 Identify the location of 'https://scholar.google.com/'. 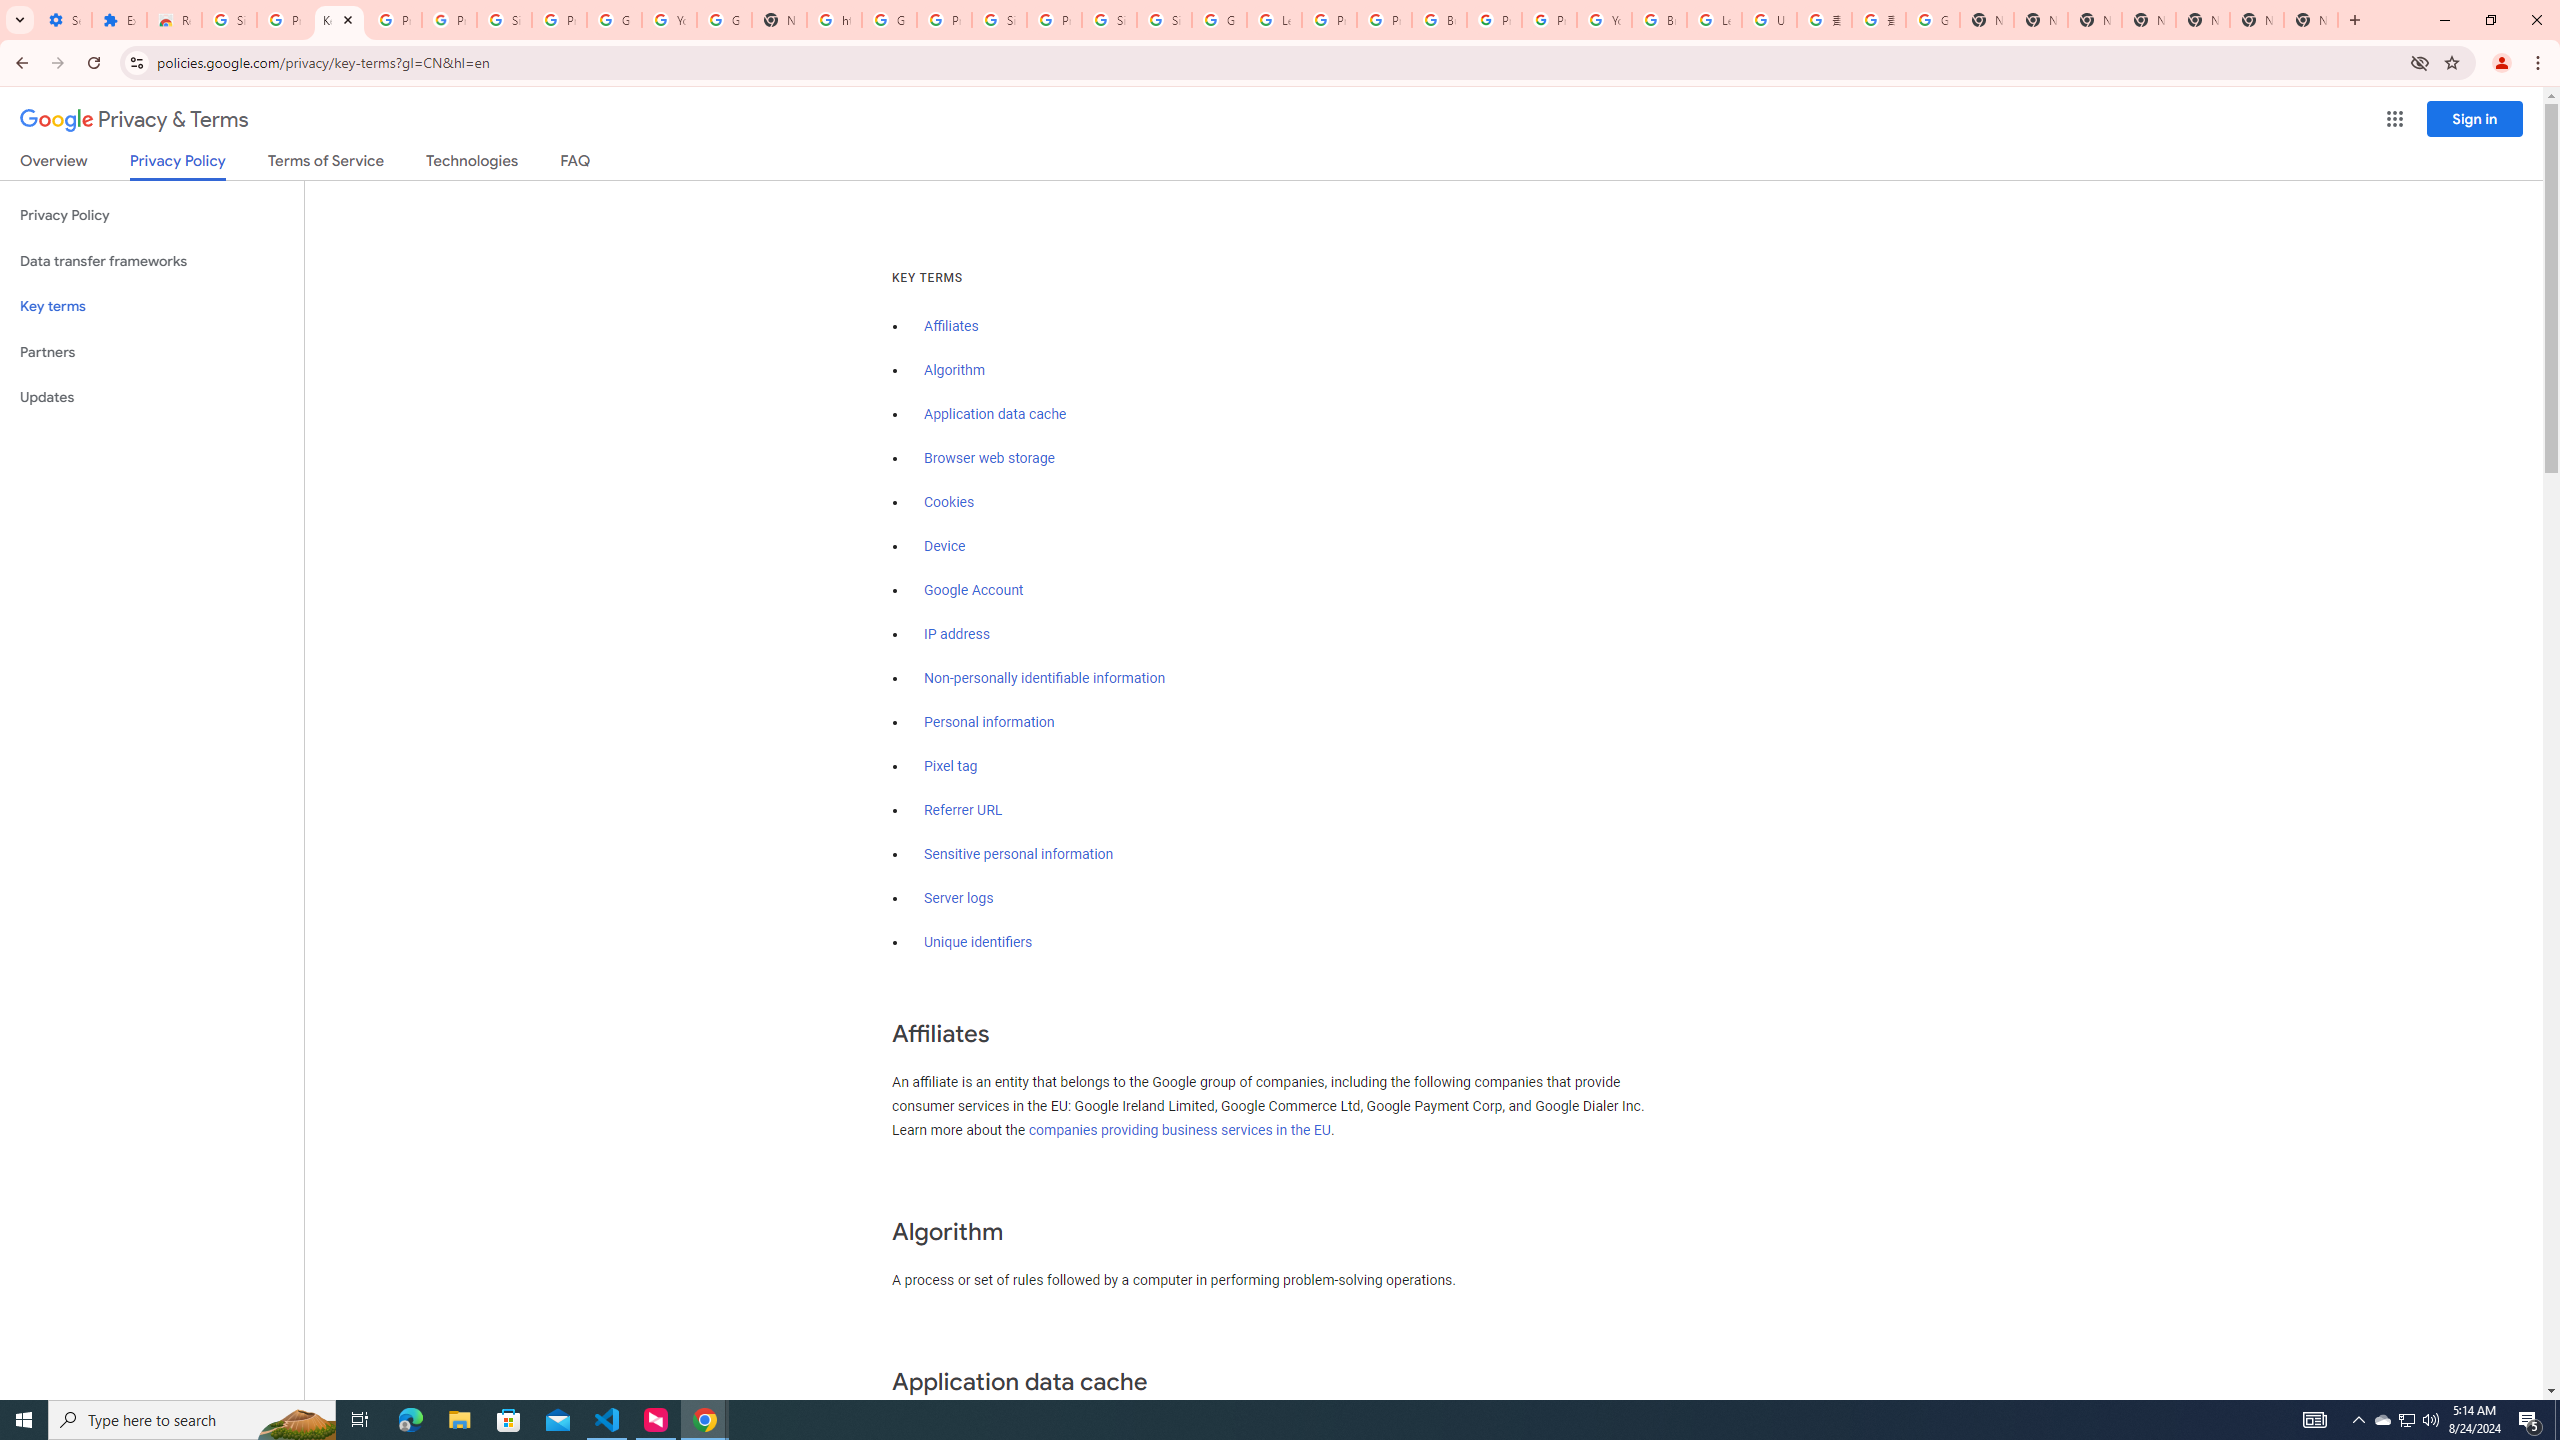
(833, 19).